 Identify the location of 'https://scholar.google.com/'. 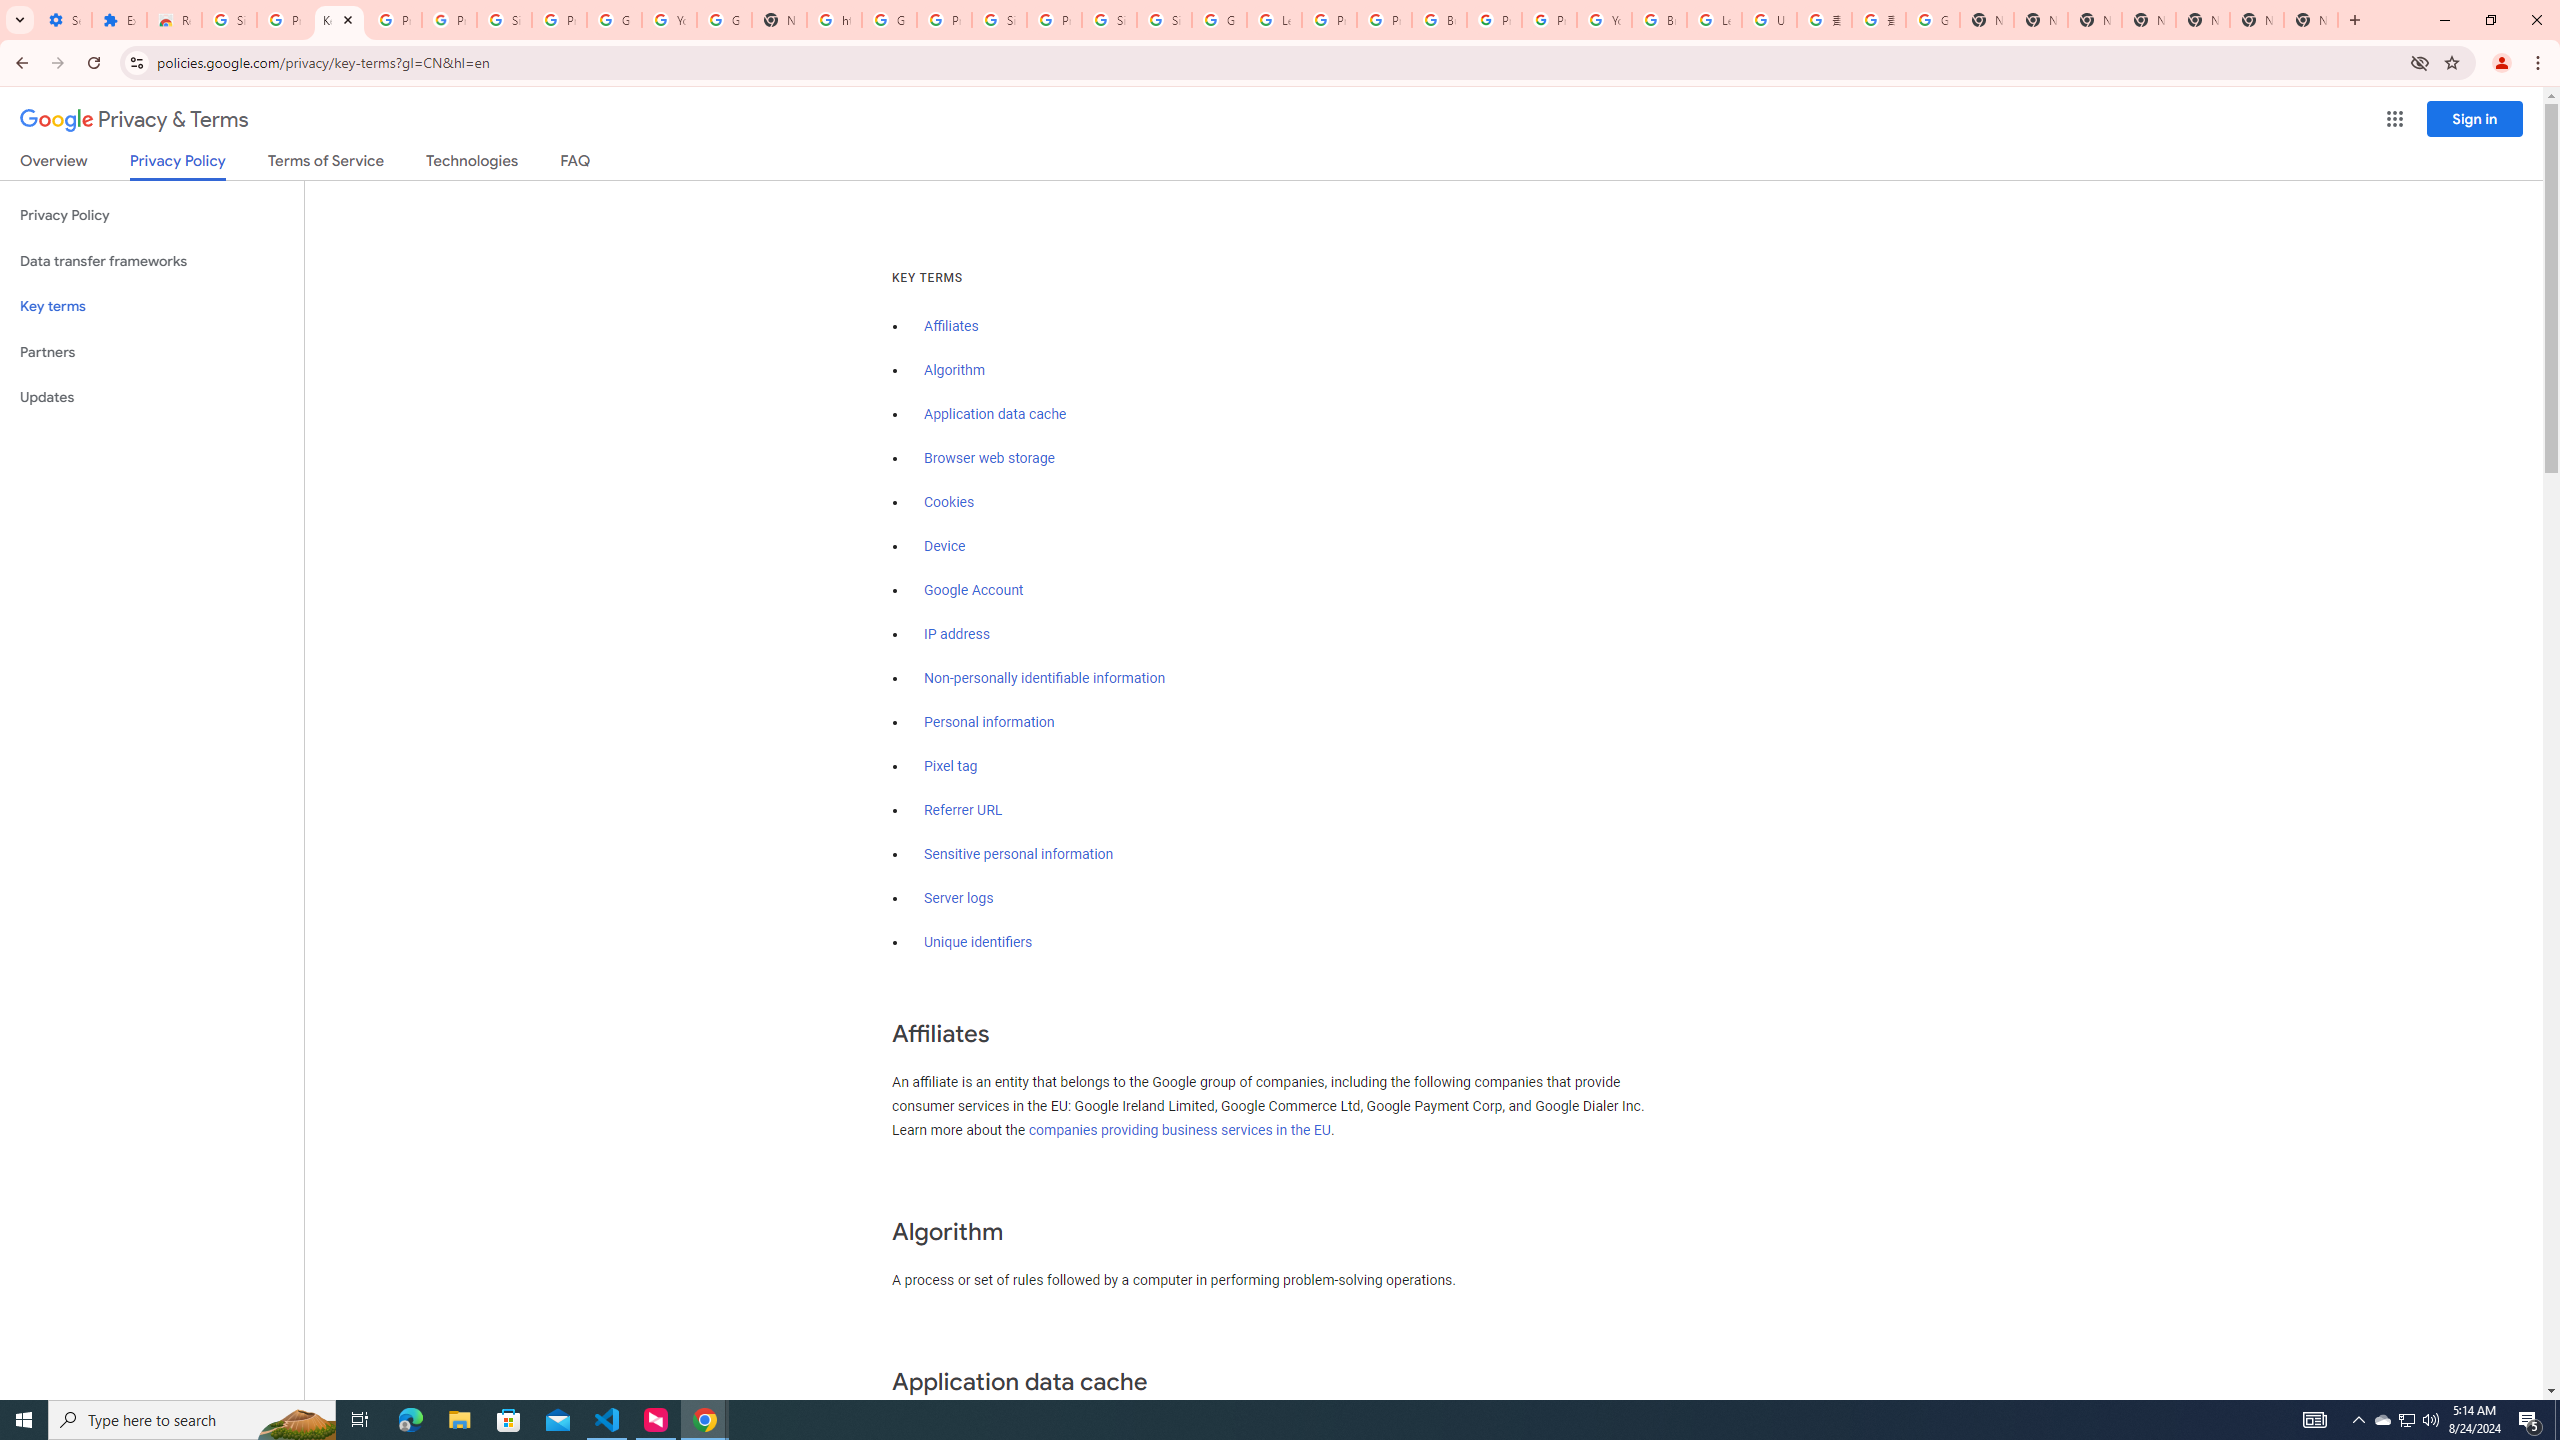
(833, 19).